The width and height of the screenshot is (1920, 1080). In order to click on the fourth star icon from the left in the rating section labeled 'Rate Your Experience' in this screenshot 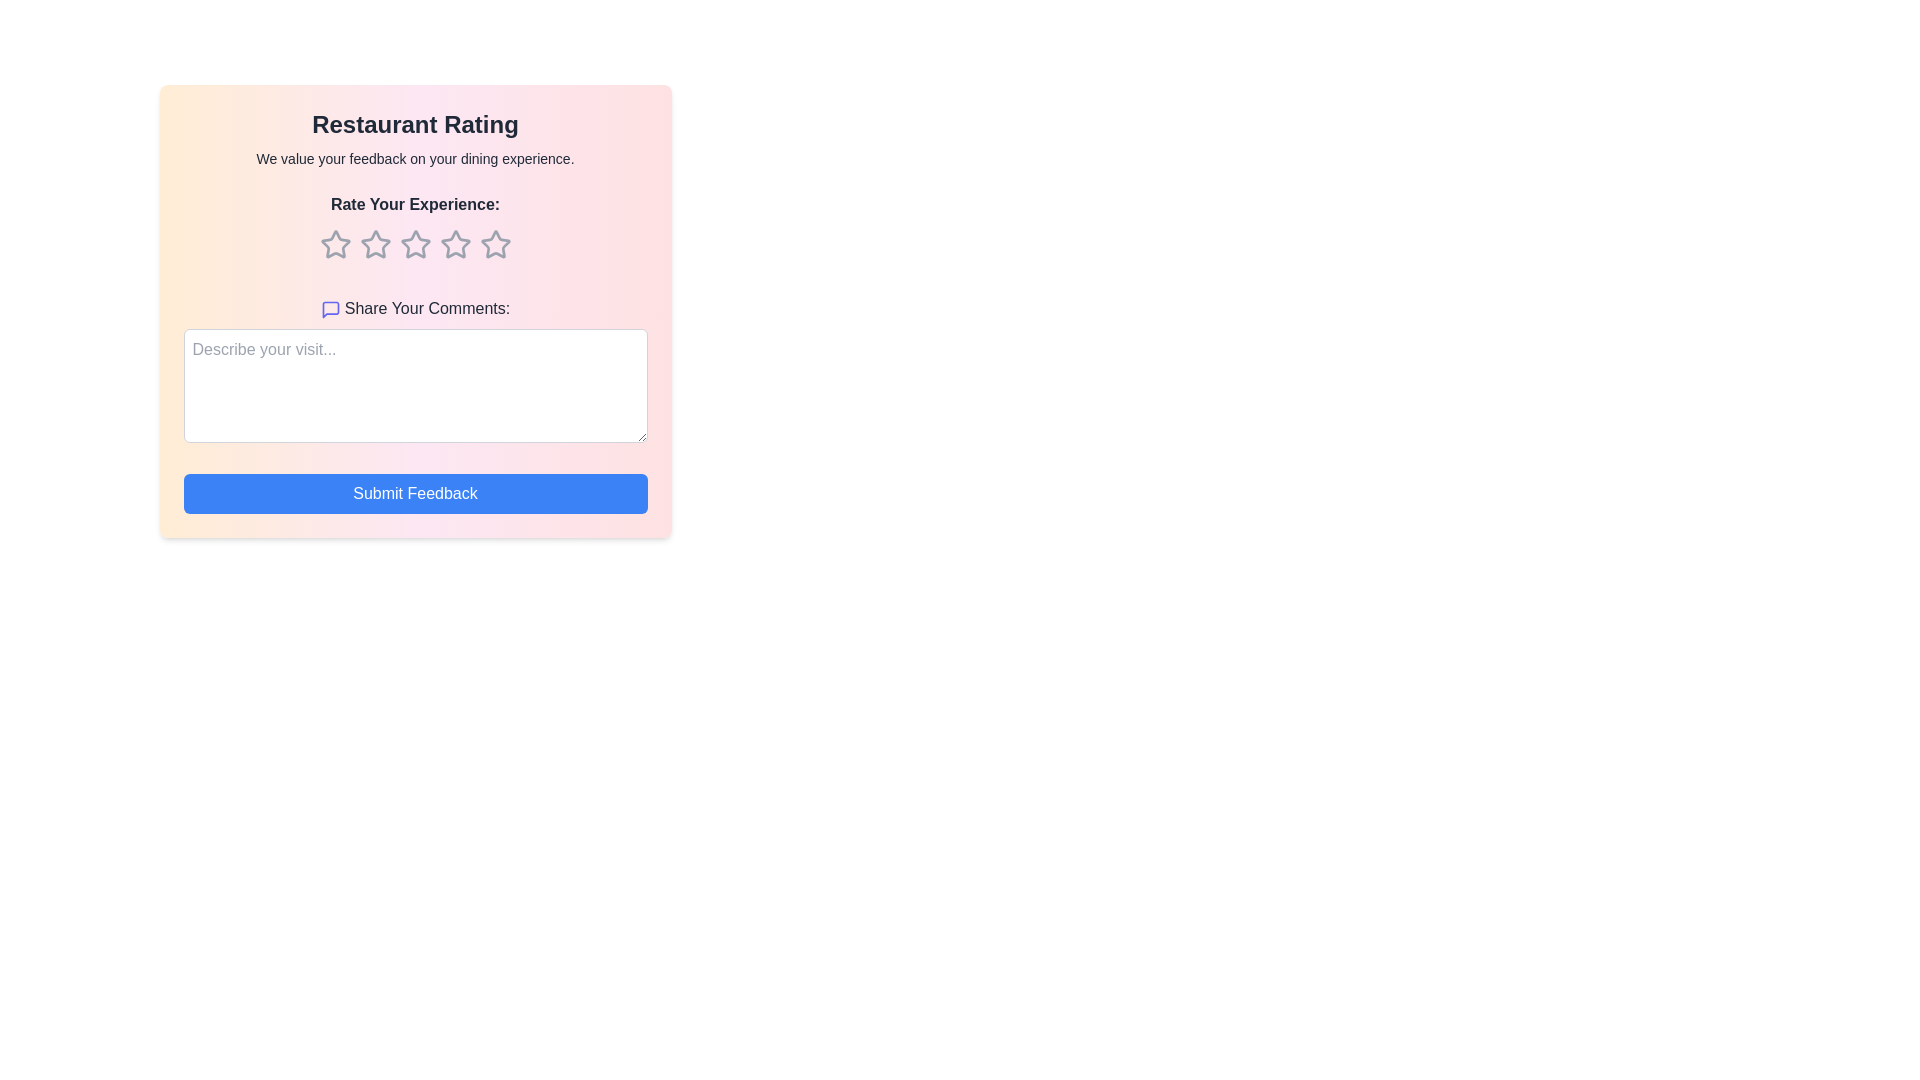, I will do `click(454, 244)`.